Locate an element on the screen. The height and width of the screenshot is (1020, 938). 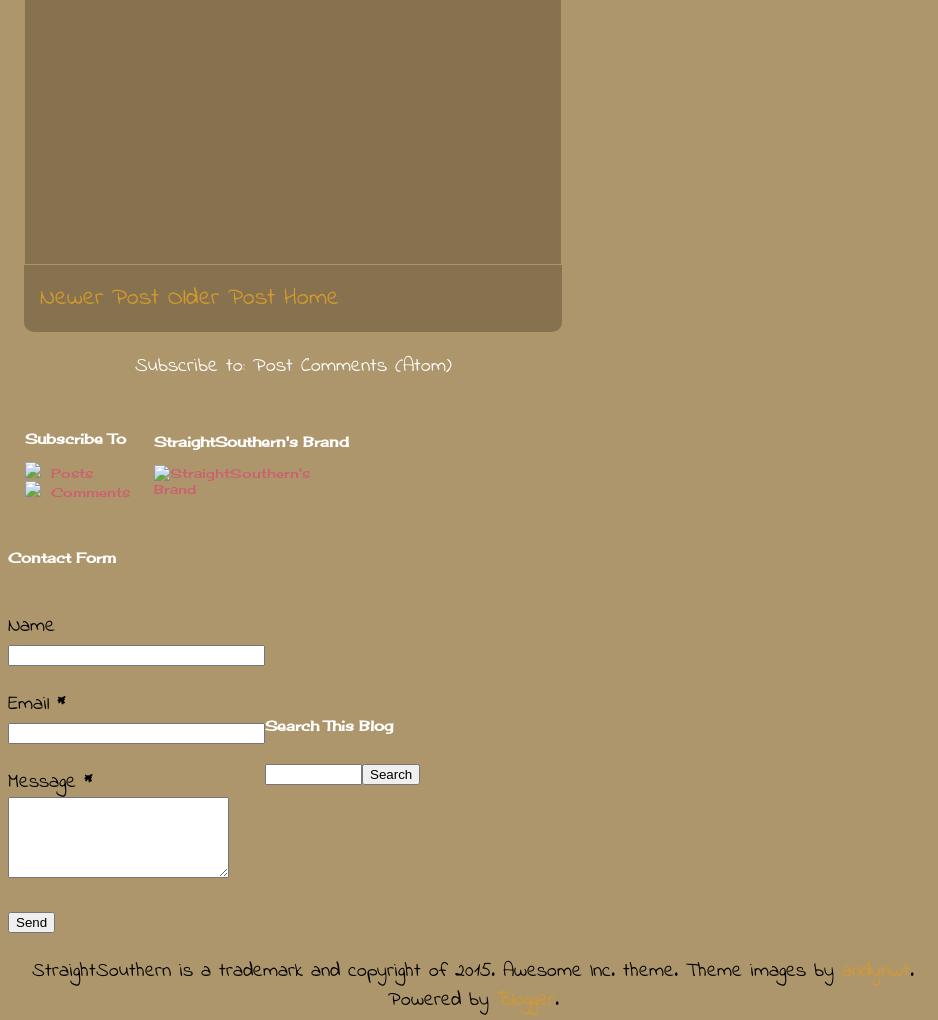
'Post Comments (Atom)' is located at coordinates (351, 364).